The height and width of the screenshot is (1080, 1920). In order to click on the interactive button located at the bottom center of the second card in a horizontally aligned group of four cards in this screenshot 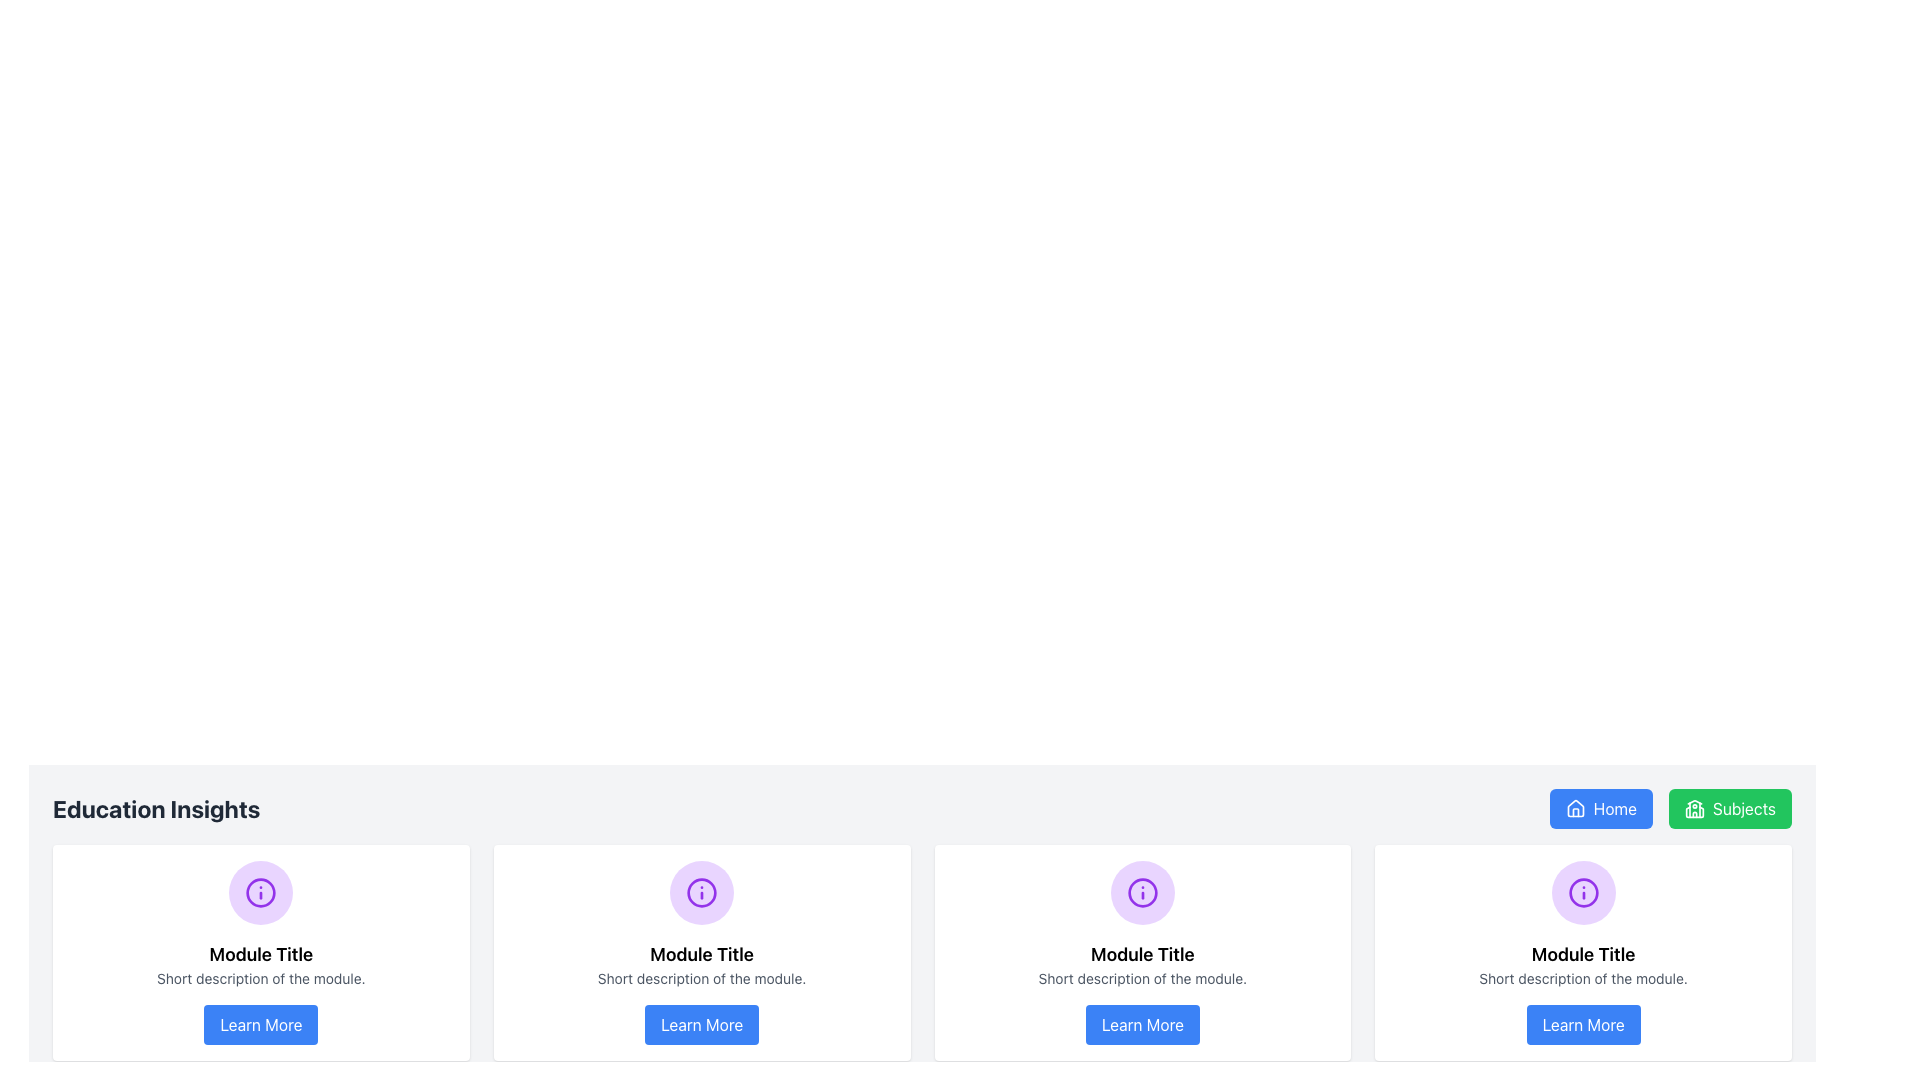, I will do `click(702, 1025)`.